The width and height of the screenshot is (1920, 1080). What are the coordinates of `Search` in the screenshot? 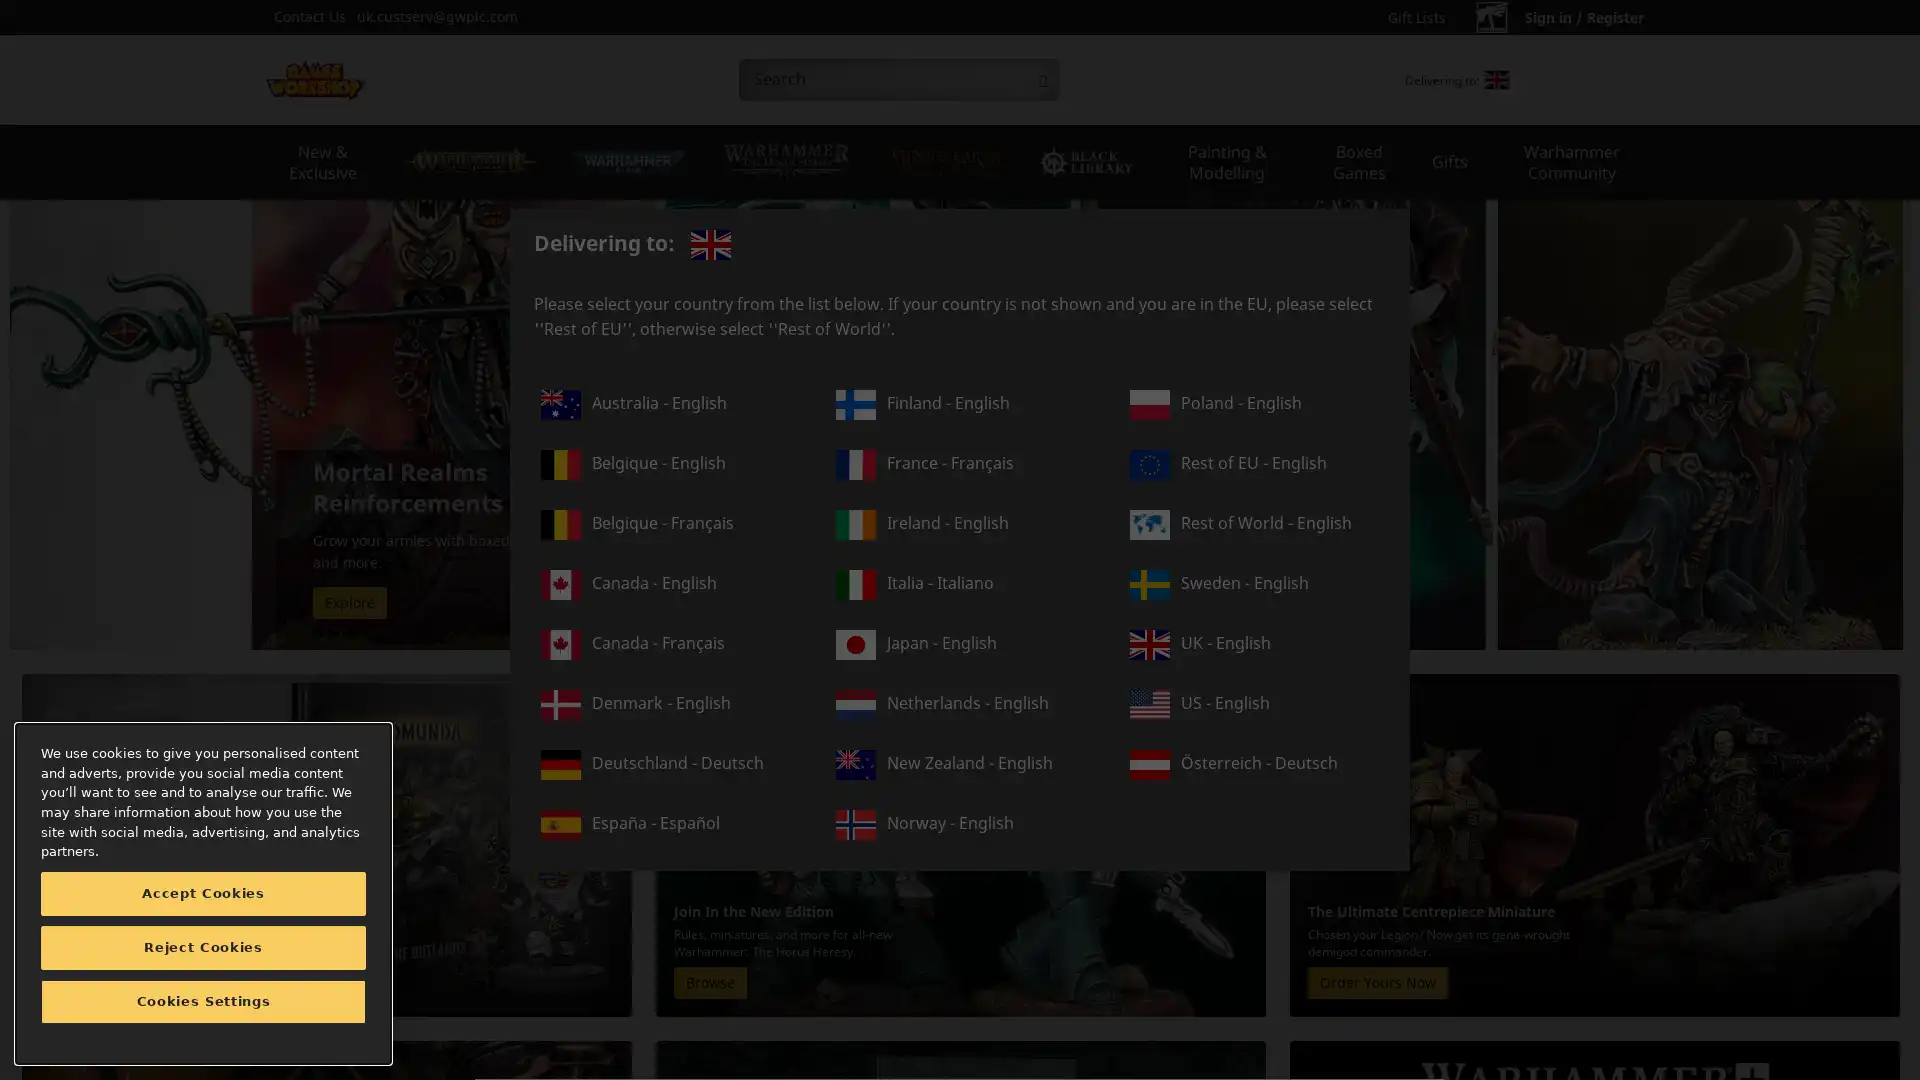 It's located at (1040, 79).